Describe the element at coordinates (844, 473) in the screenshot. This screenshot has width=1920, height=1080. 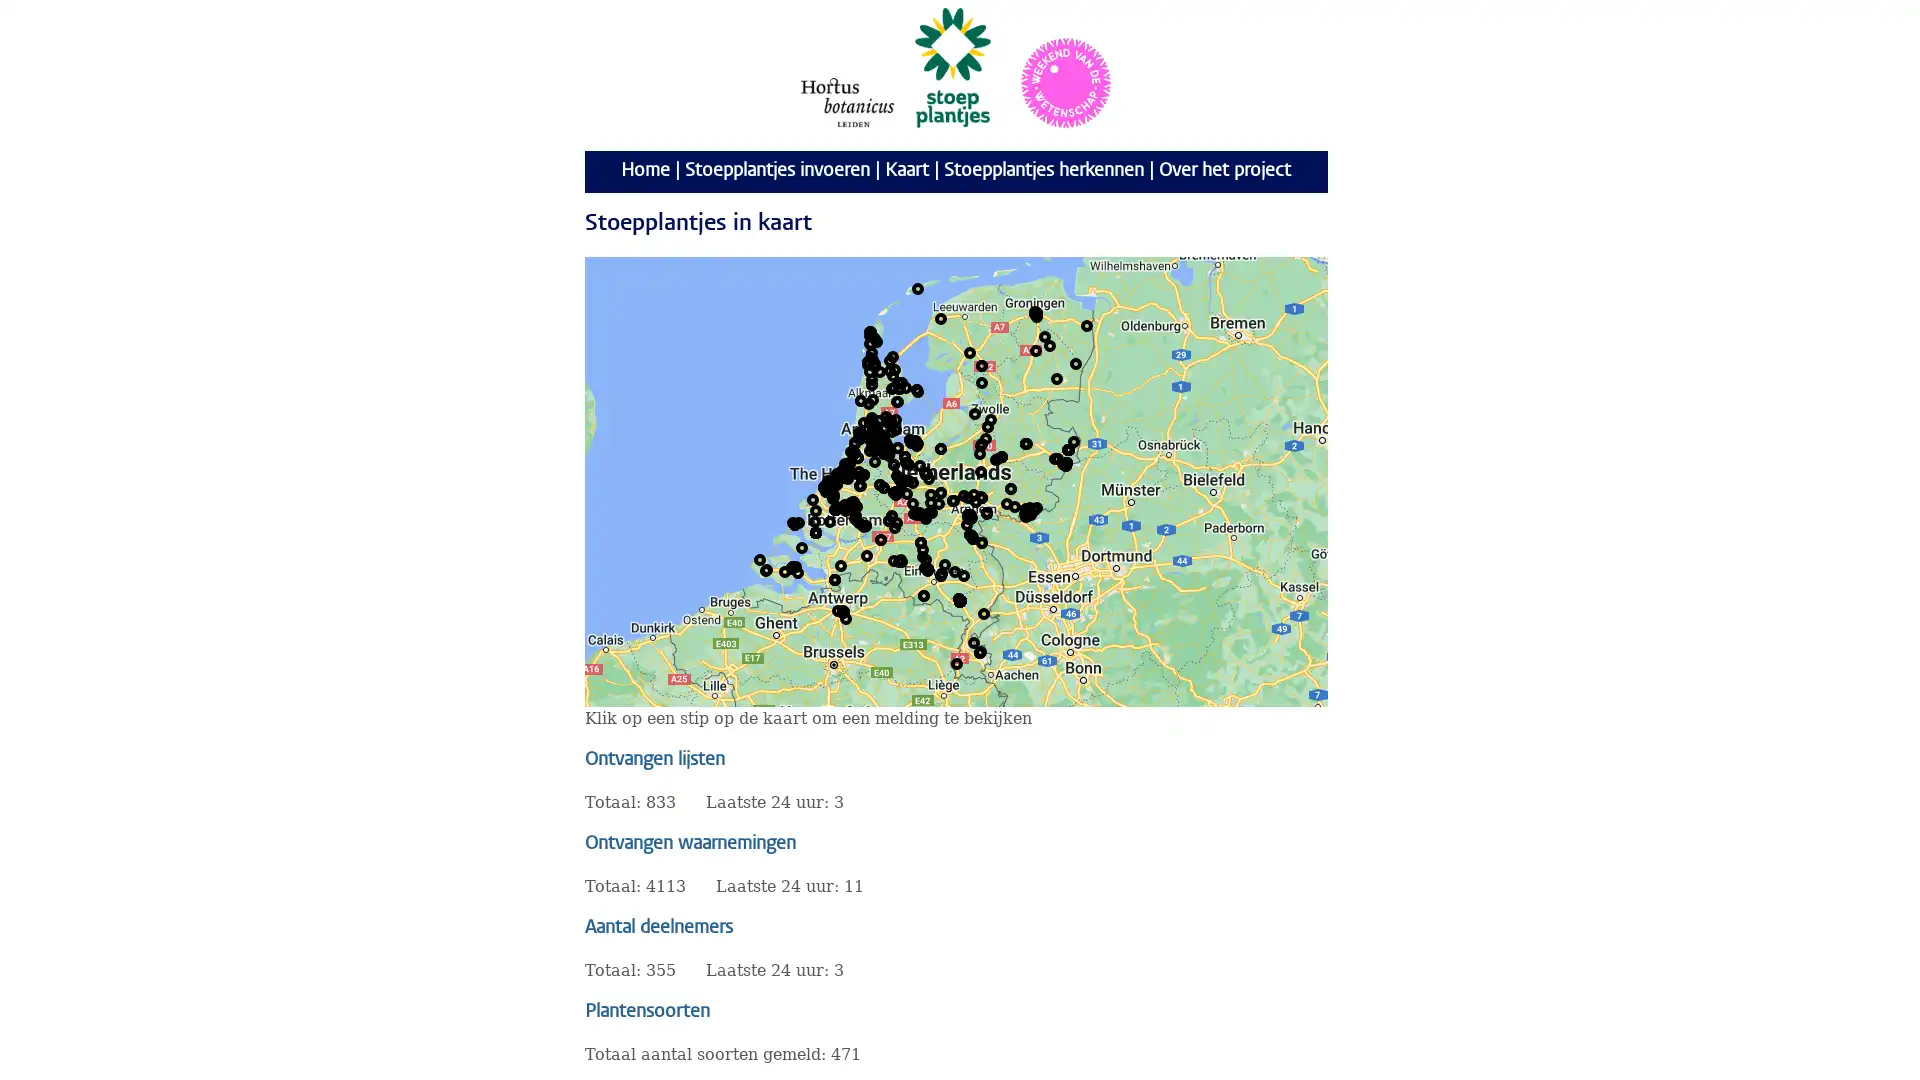
I see `Telling van Jurriaan Nolles op 12 oktober 2021` at that location.